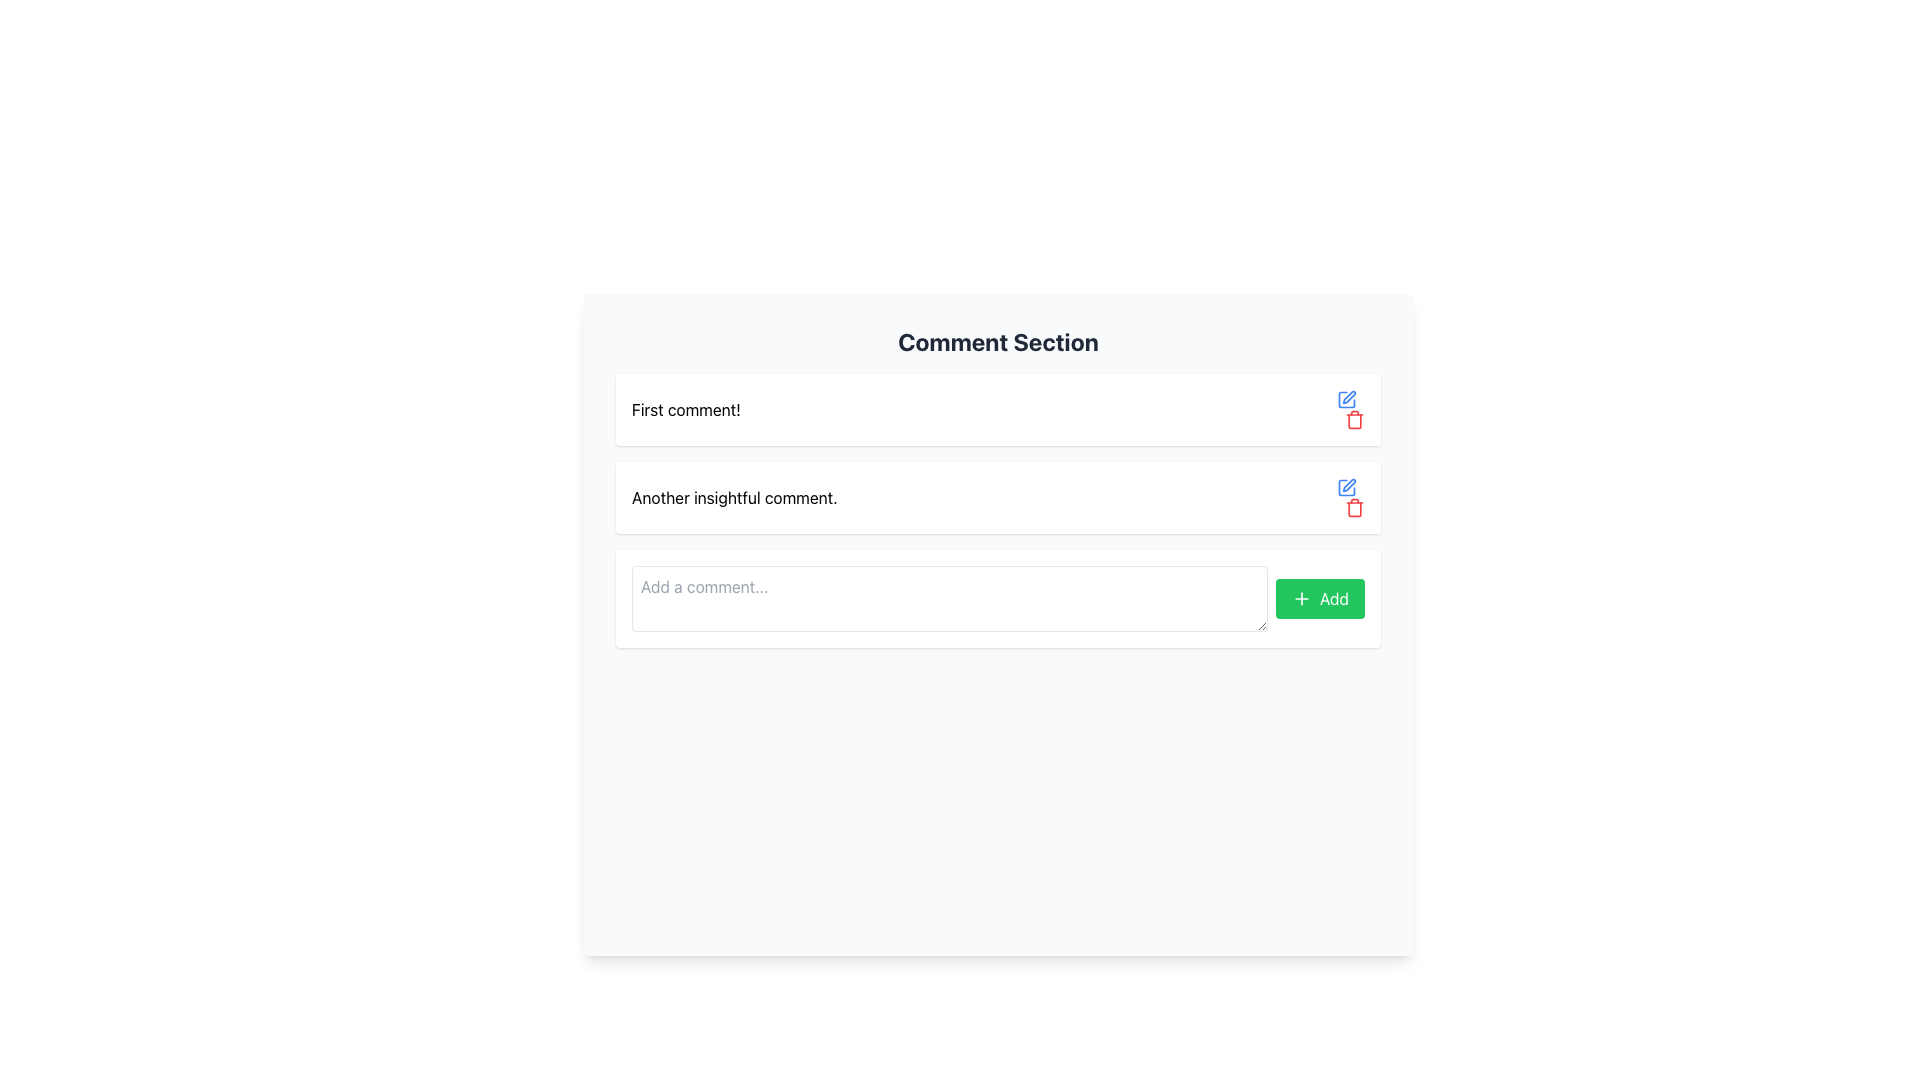 The width and height of the screenshot is (1920, 1080). I want to click on the lower blue edit icon located to the right of the second comment's text, so click(1347, 488).